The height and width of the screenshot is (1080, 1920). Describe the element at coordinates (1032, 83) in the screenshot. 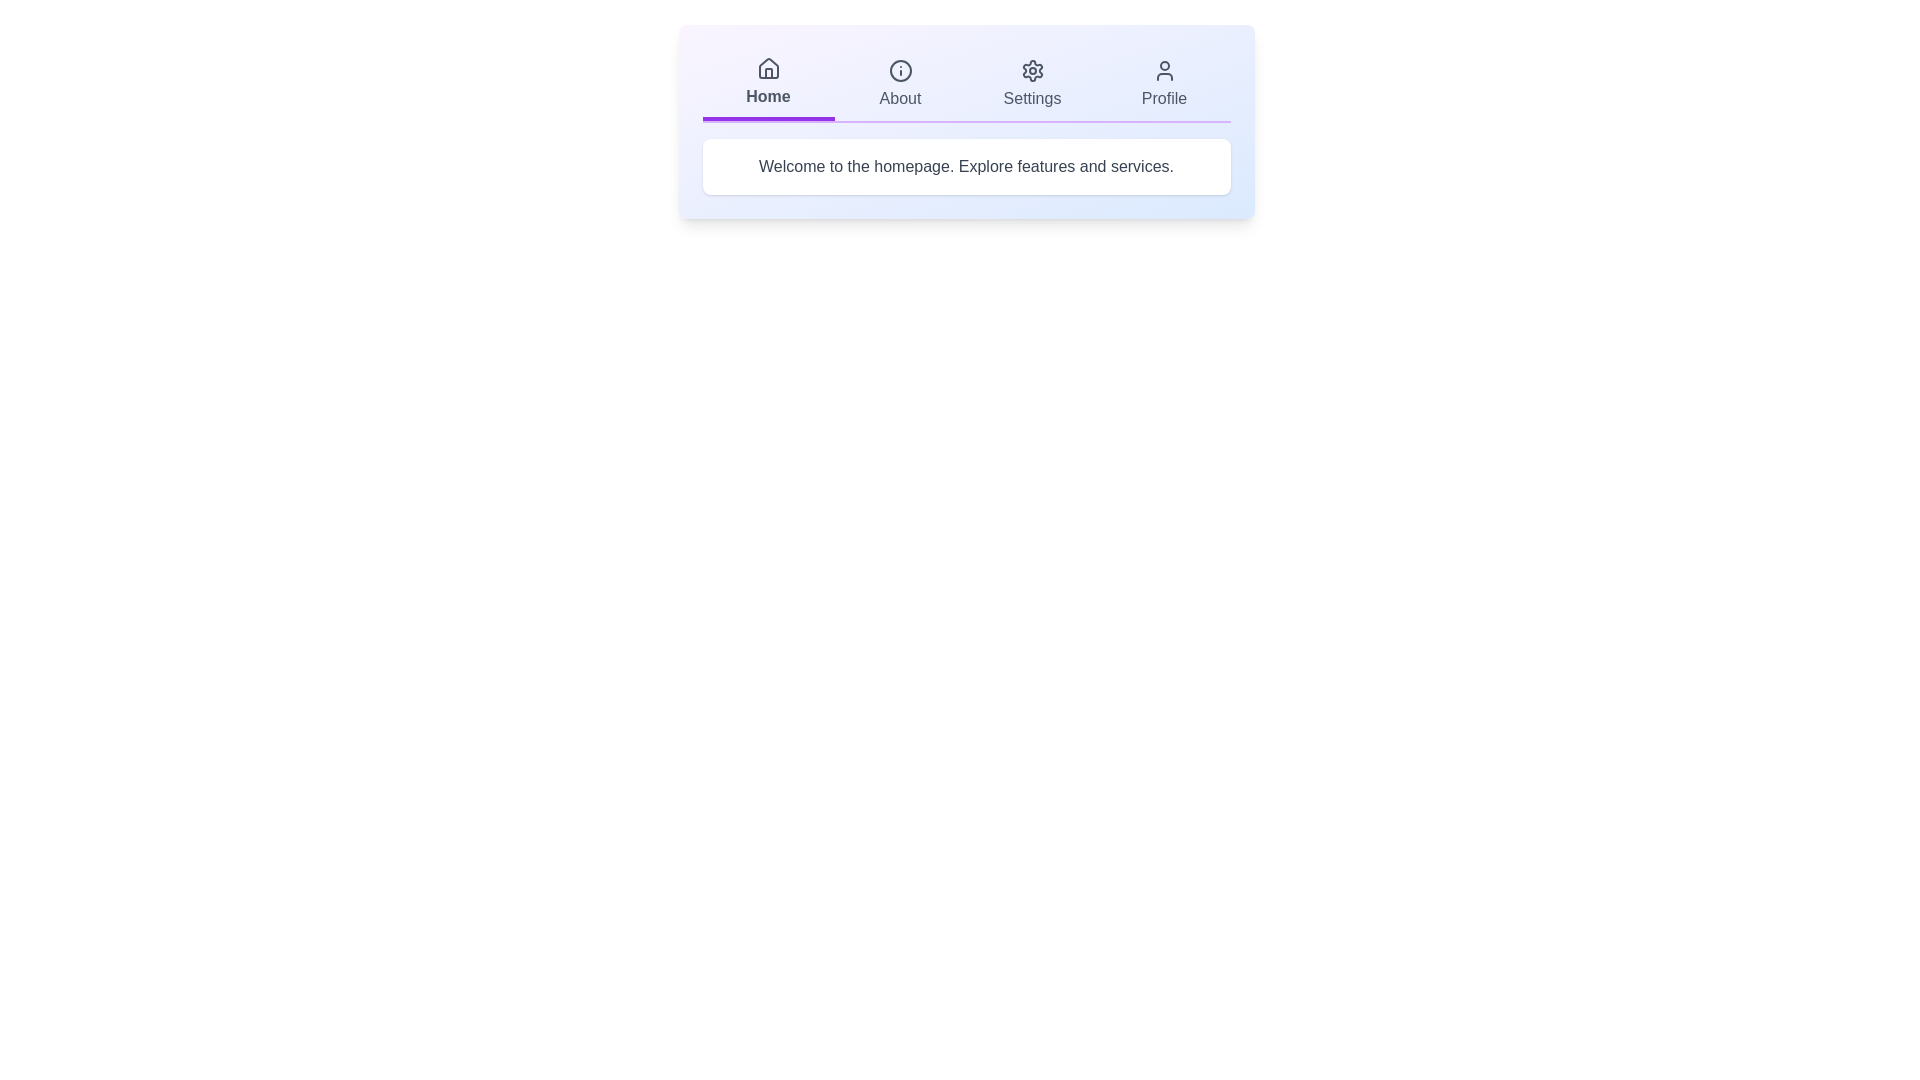

I see `the tab Settings from the available options` at that location.